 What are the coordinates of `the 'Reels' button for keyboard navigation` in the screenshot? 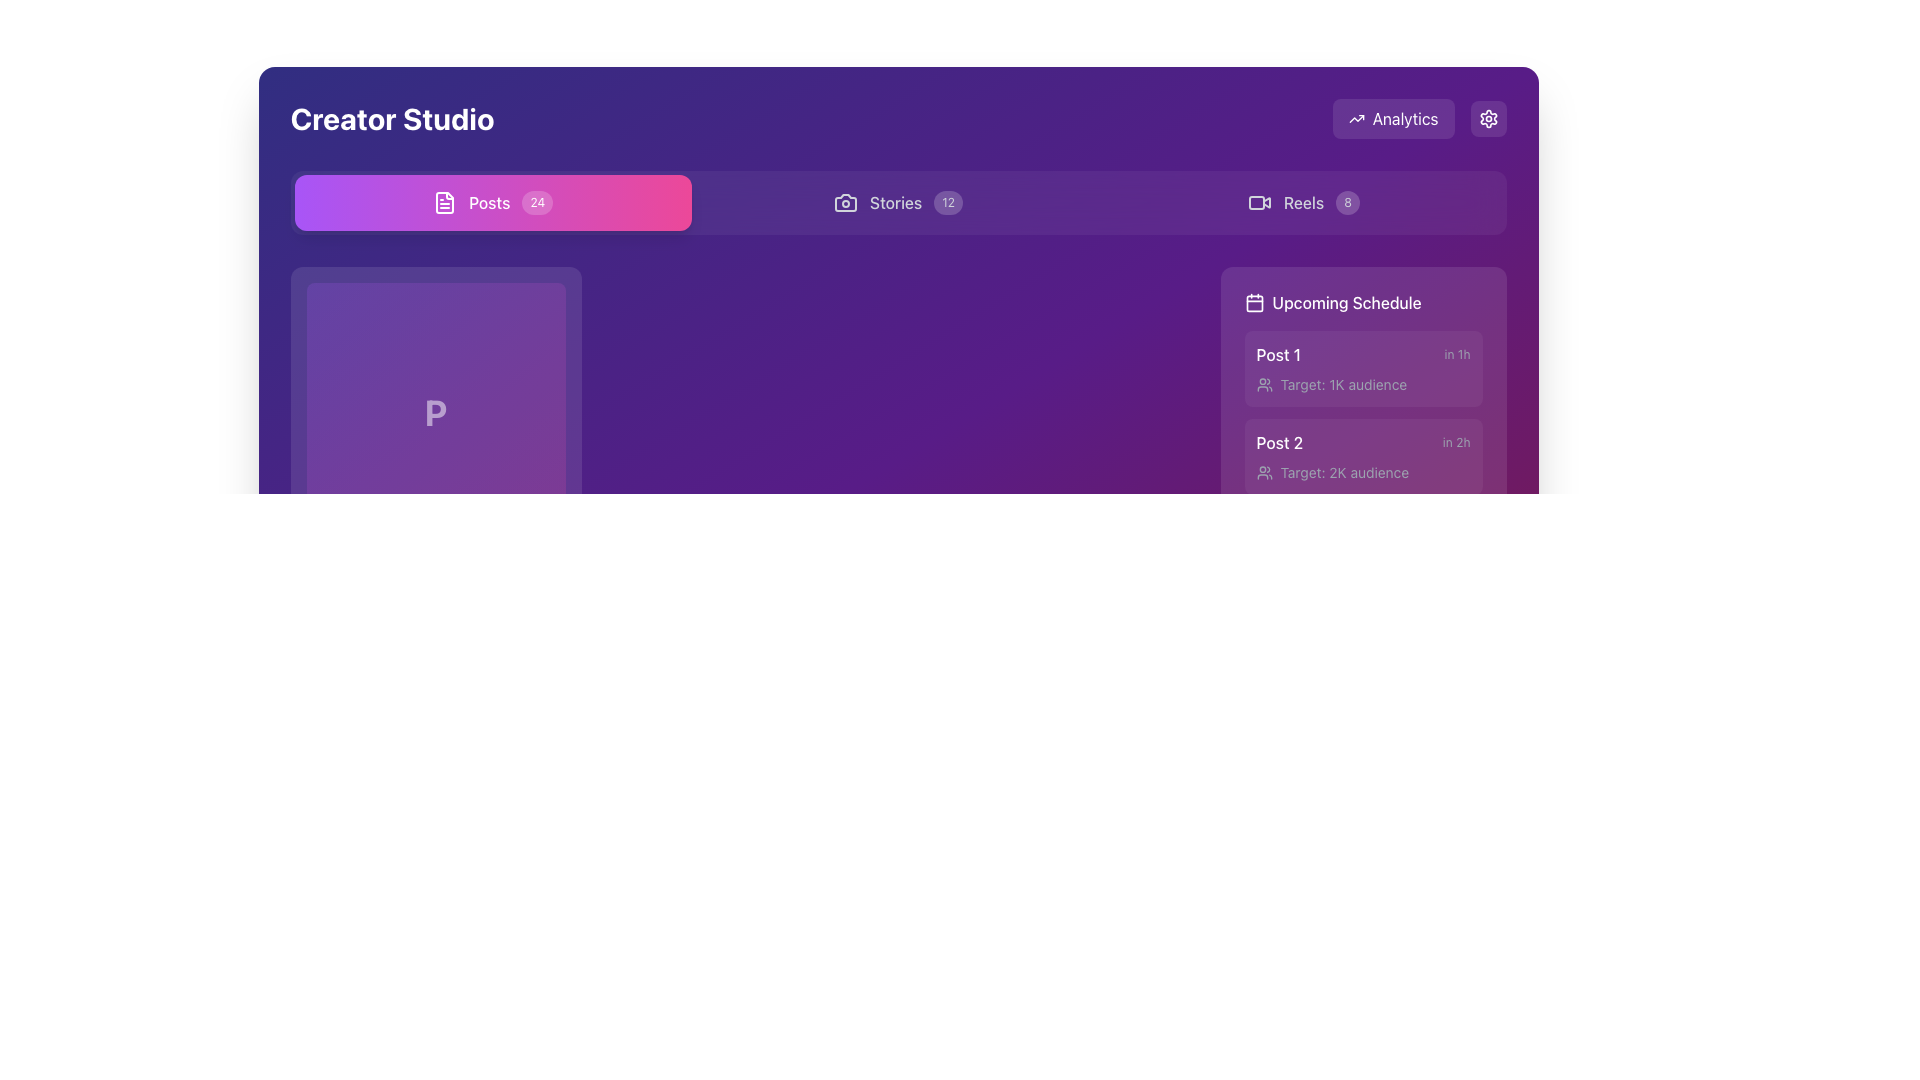 It's located at (1303, 203).